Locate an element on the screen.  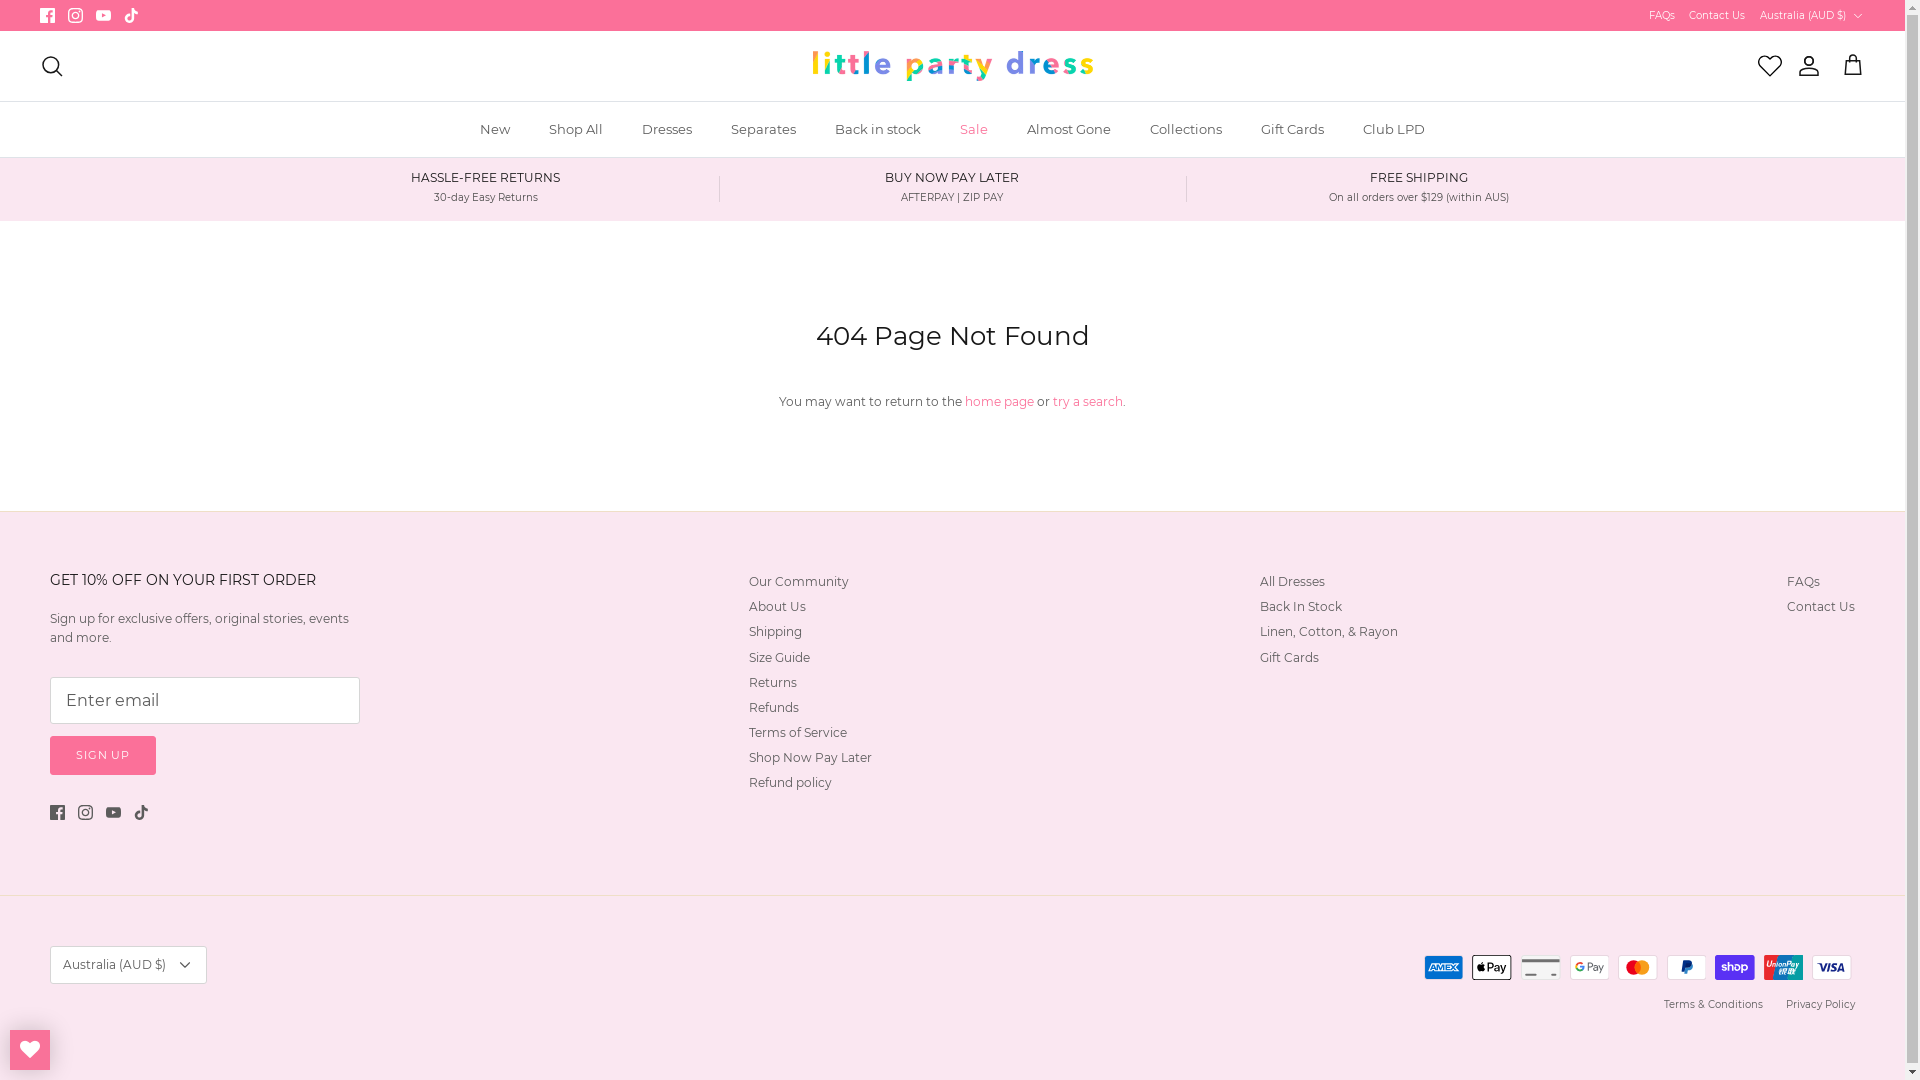
'Back In Stock' is located at coordinates (1300, 605).